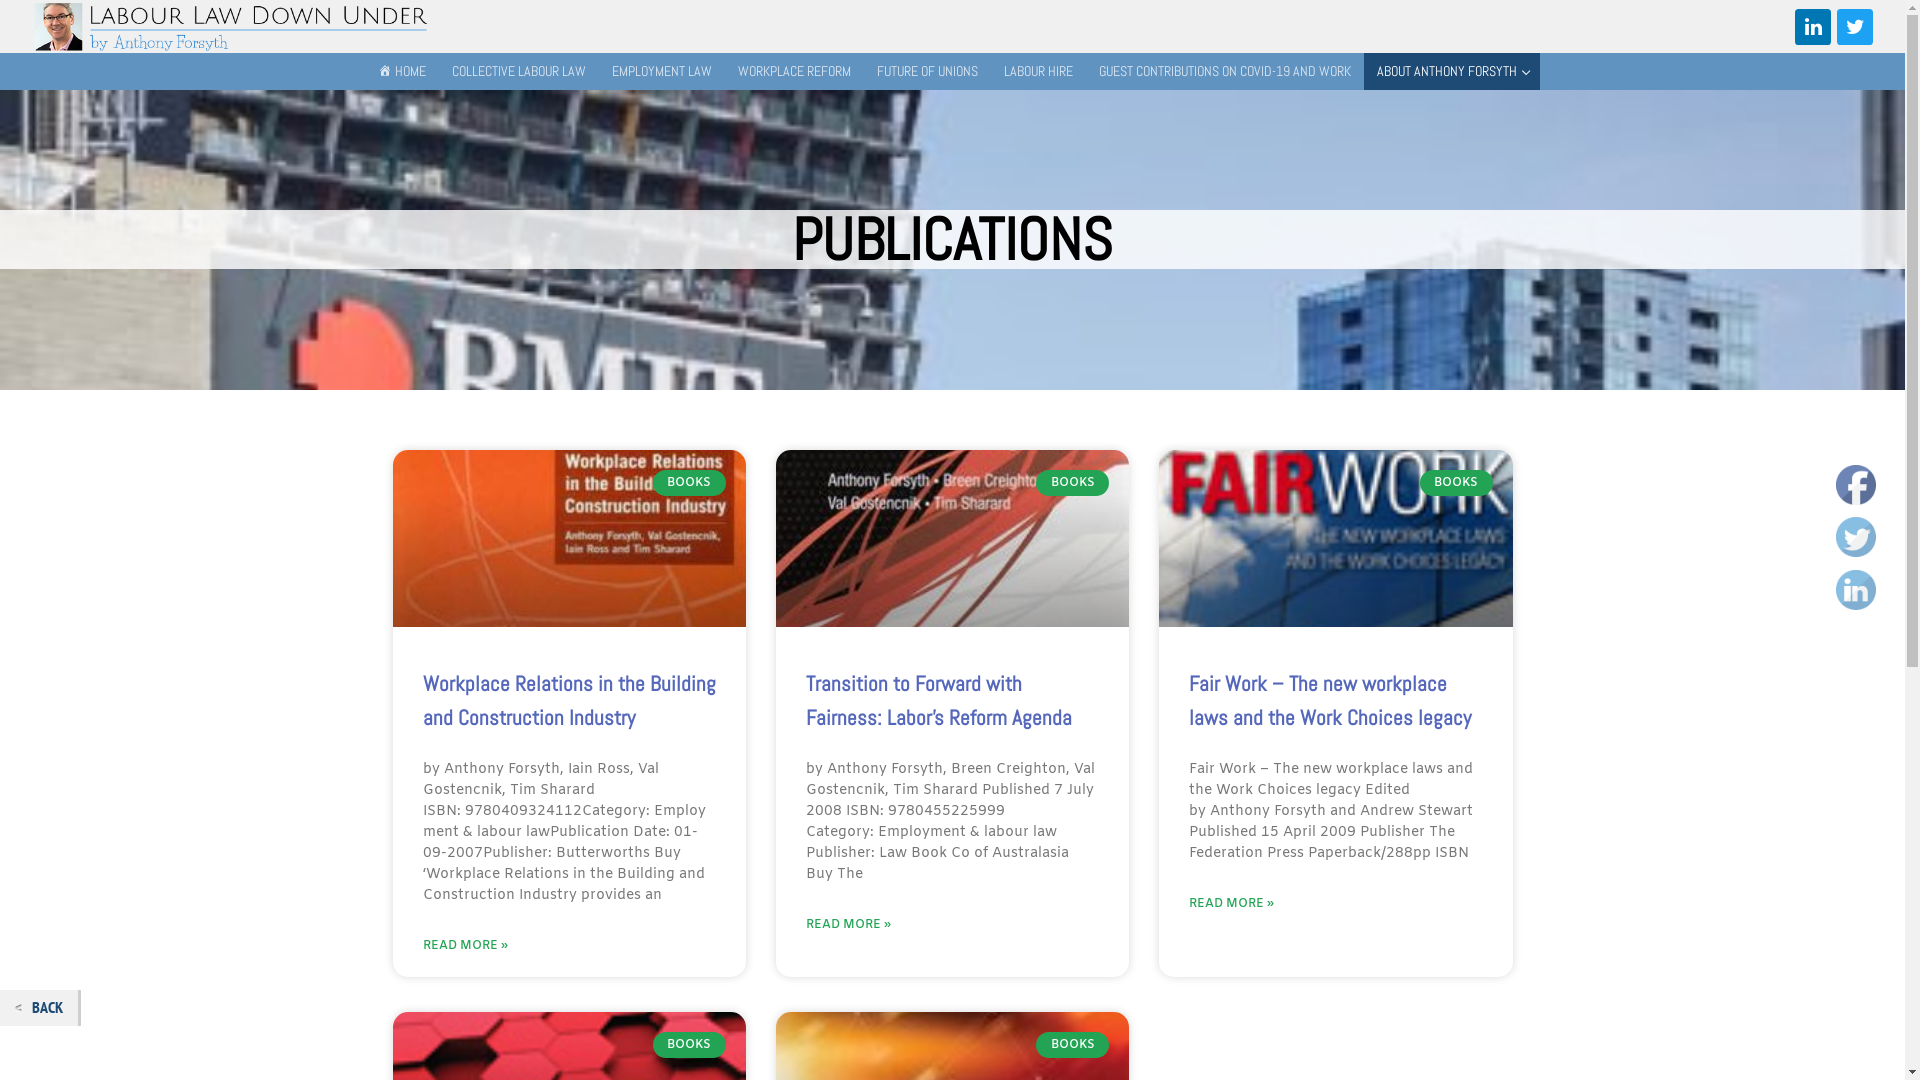 The image size is (1920, 1080). What do you see at coordinates (662, 71) in the screenshot?
I see `'EMPLOYMENT LAW'` at bounding box center [662, 71].